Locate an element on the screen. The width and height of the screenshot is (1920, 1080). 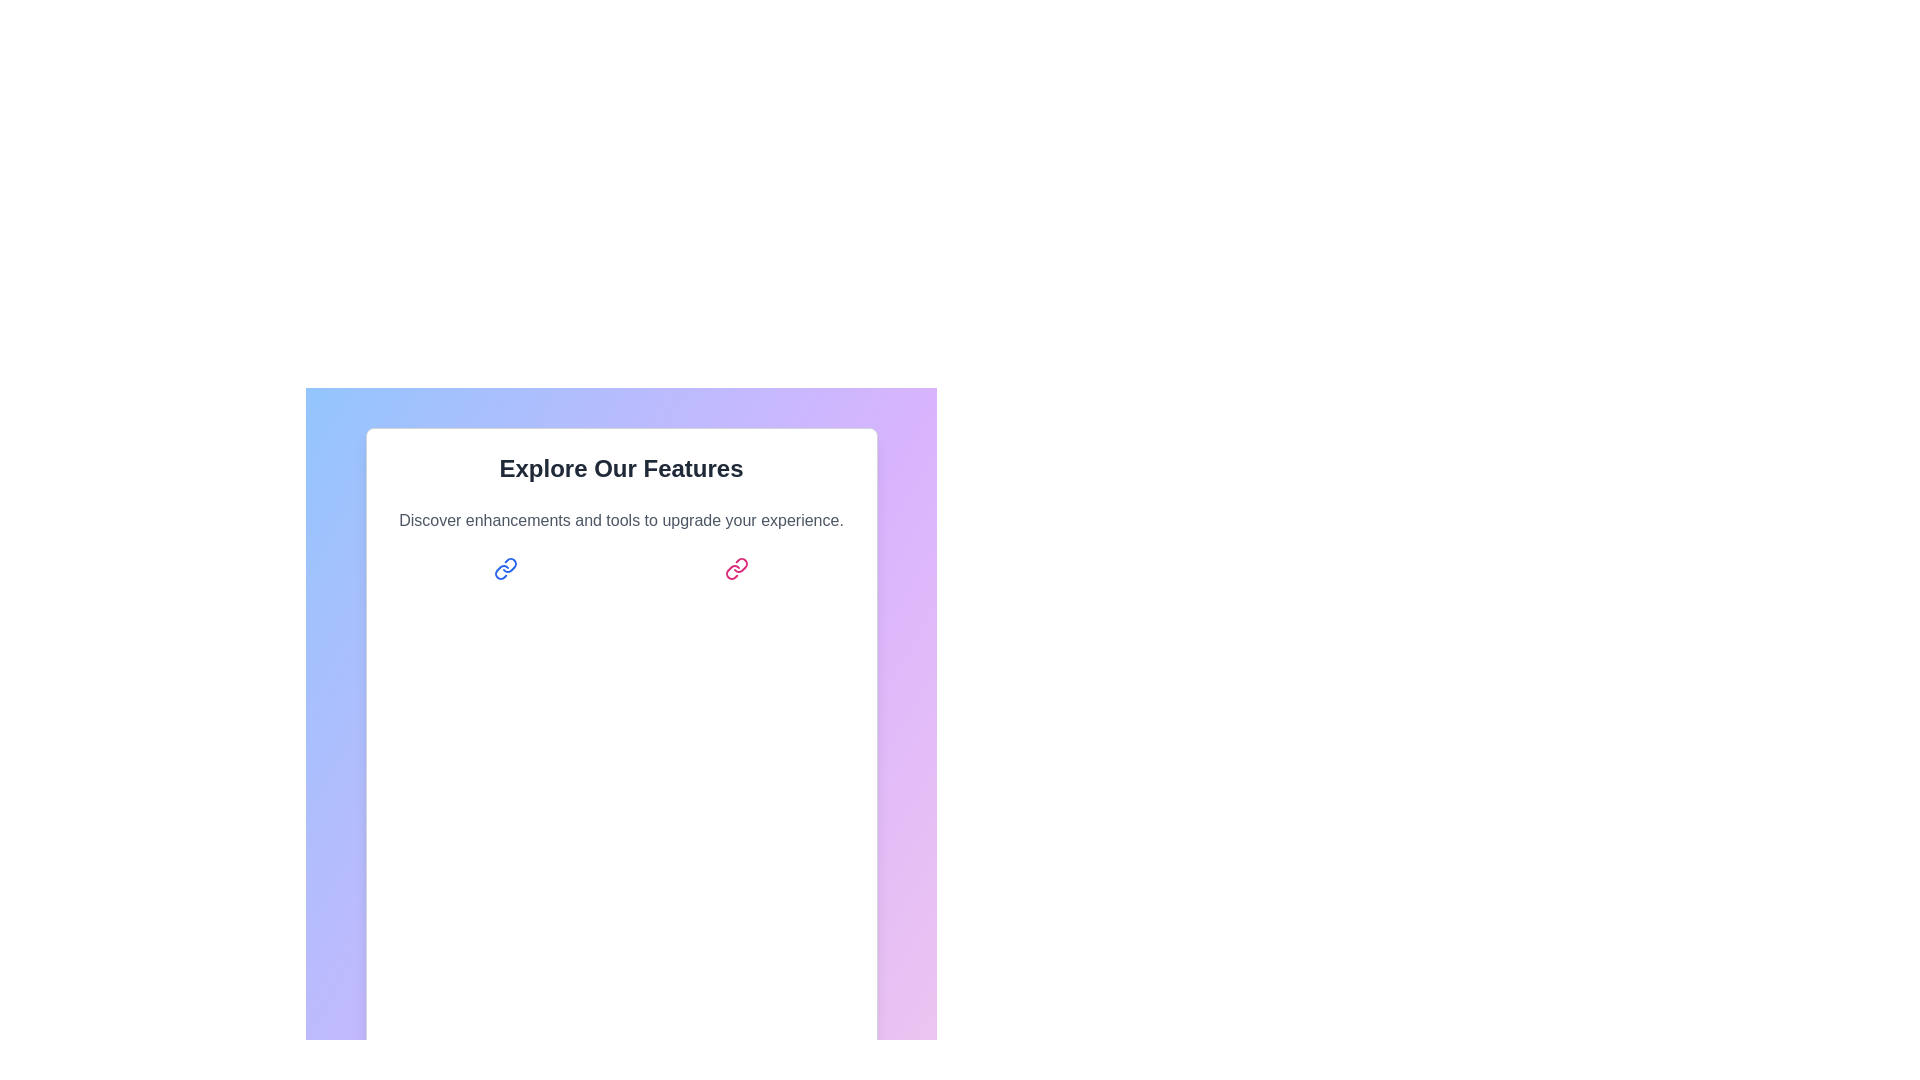
the pink chain link icon button to navigate or trigger a linked feature is located at coordinates (736, 569).